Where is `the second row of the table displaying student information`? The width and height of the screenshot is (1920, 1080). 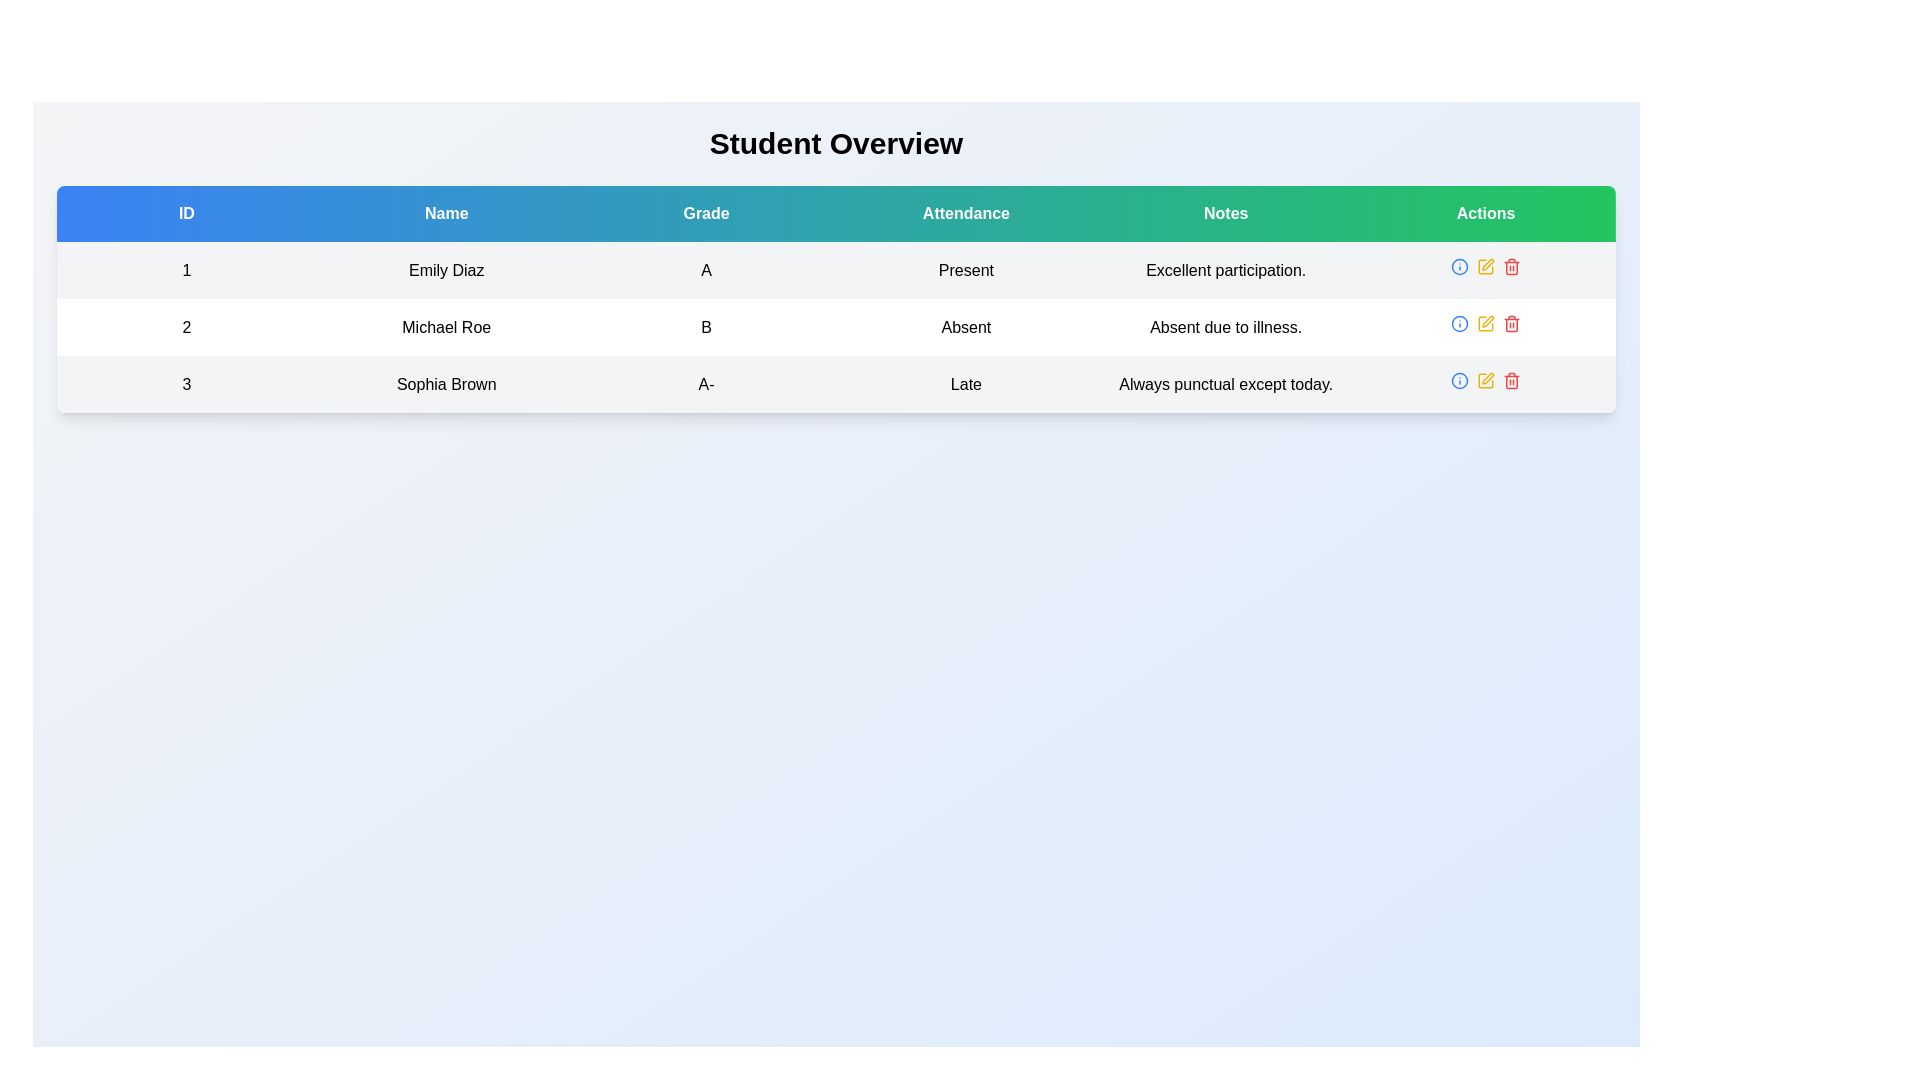 the second row of the table displaying student information is located at coordinates (836, 326).